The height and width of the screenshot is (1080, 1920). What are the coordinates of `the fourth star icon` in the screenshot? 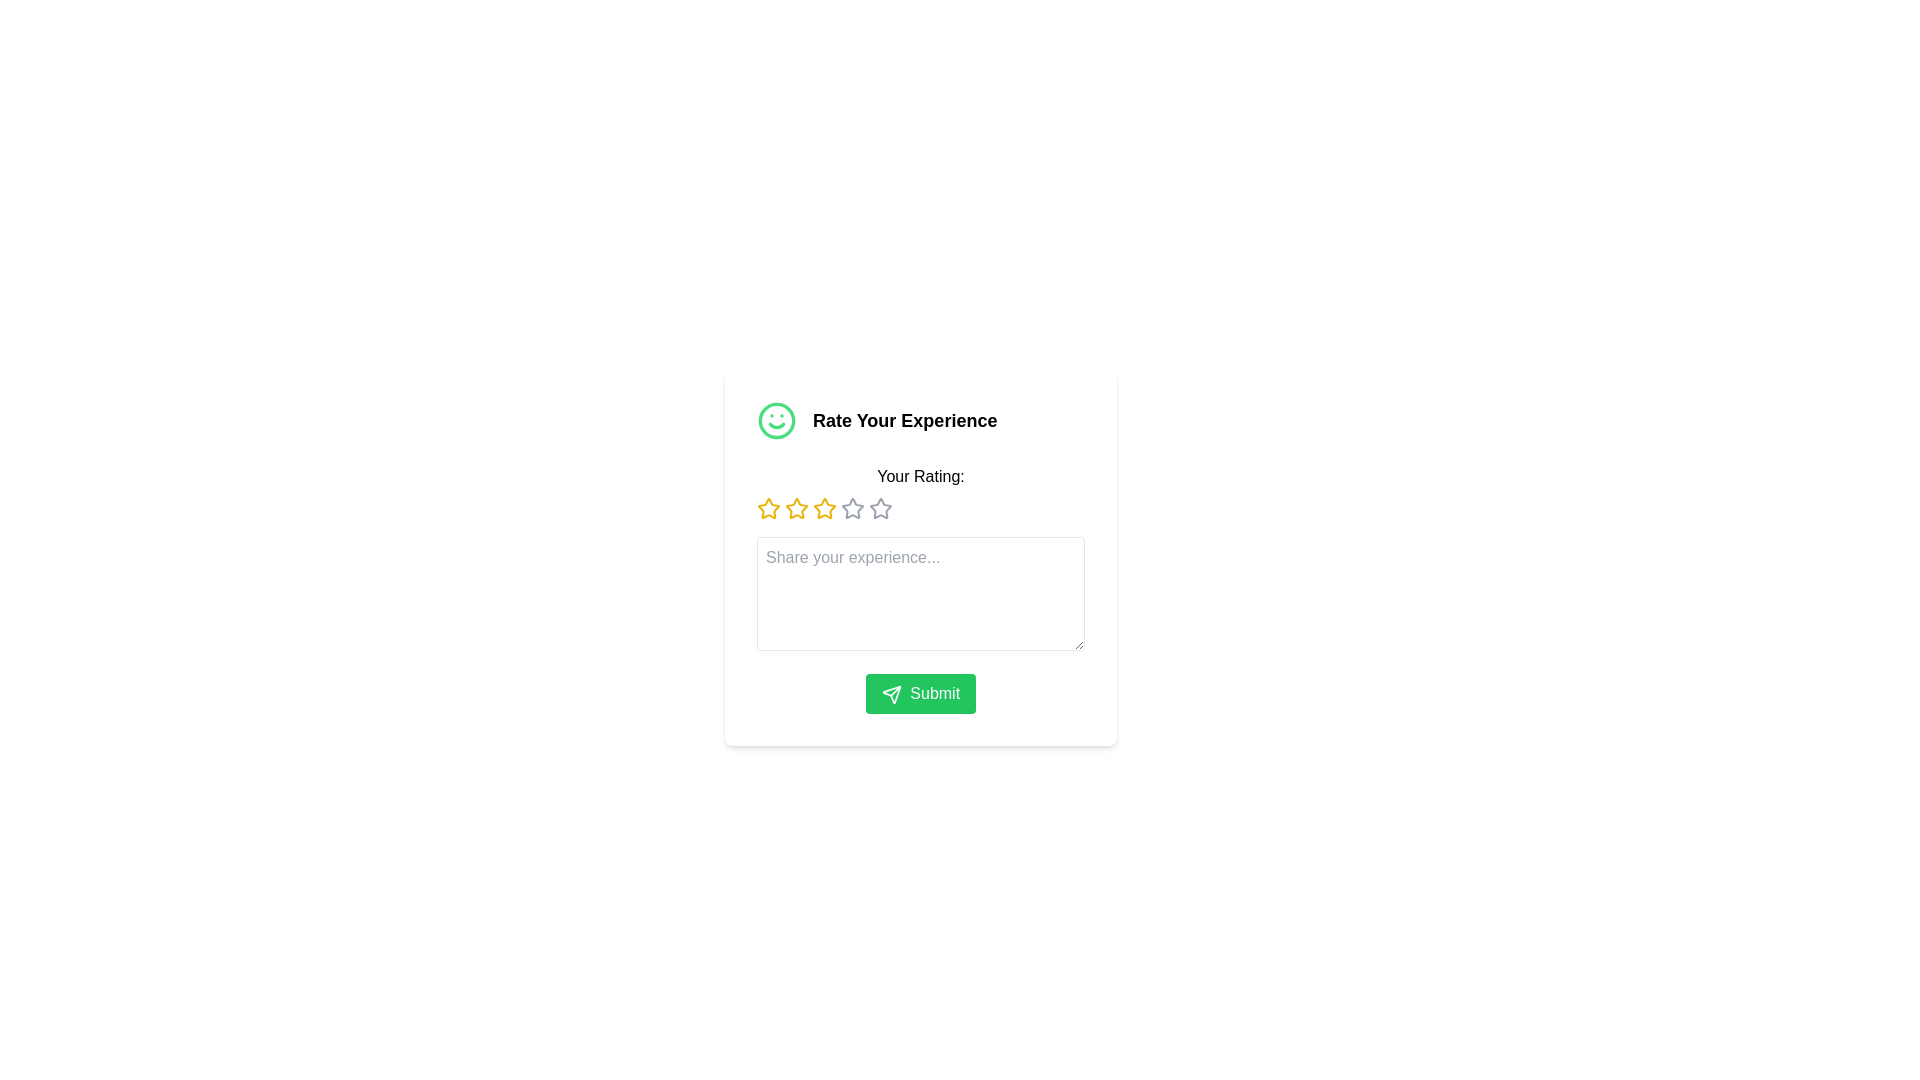 It's located at (853, 507).